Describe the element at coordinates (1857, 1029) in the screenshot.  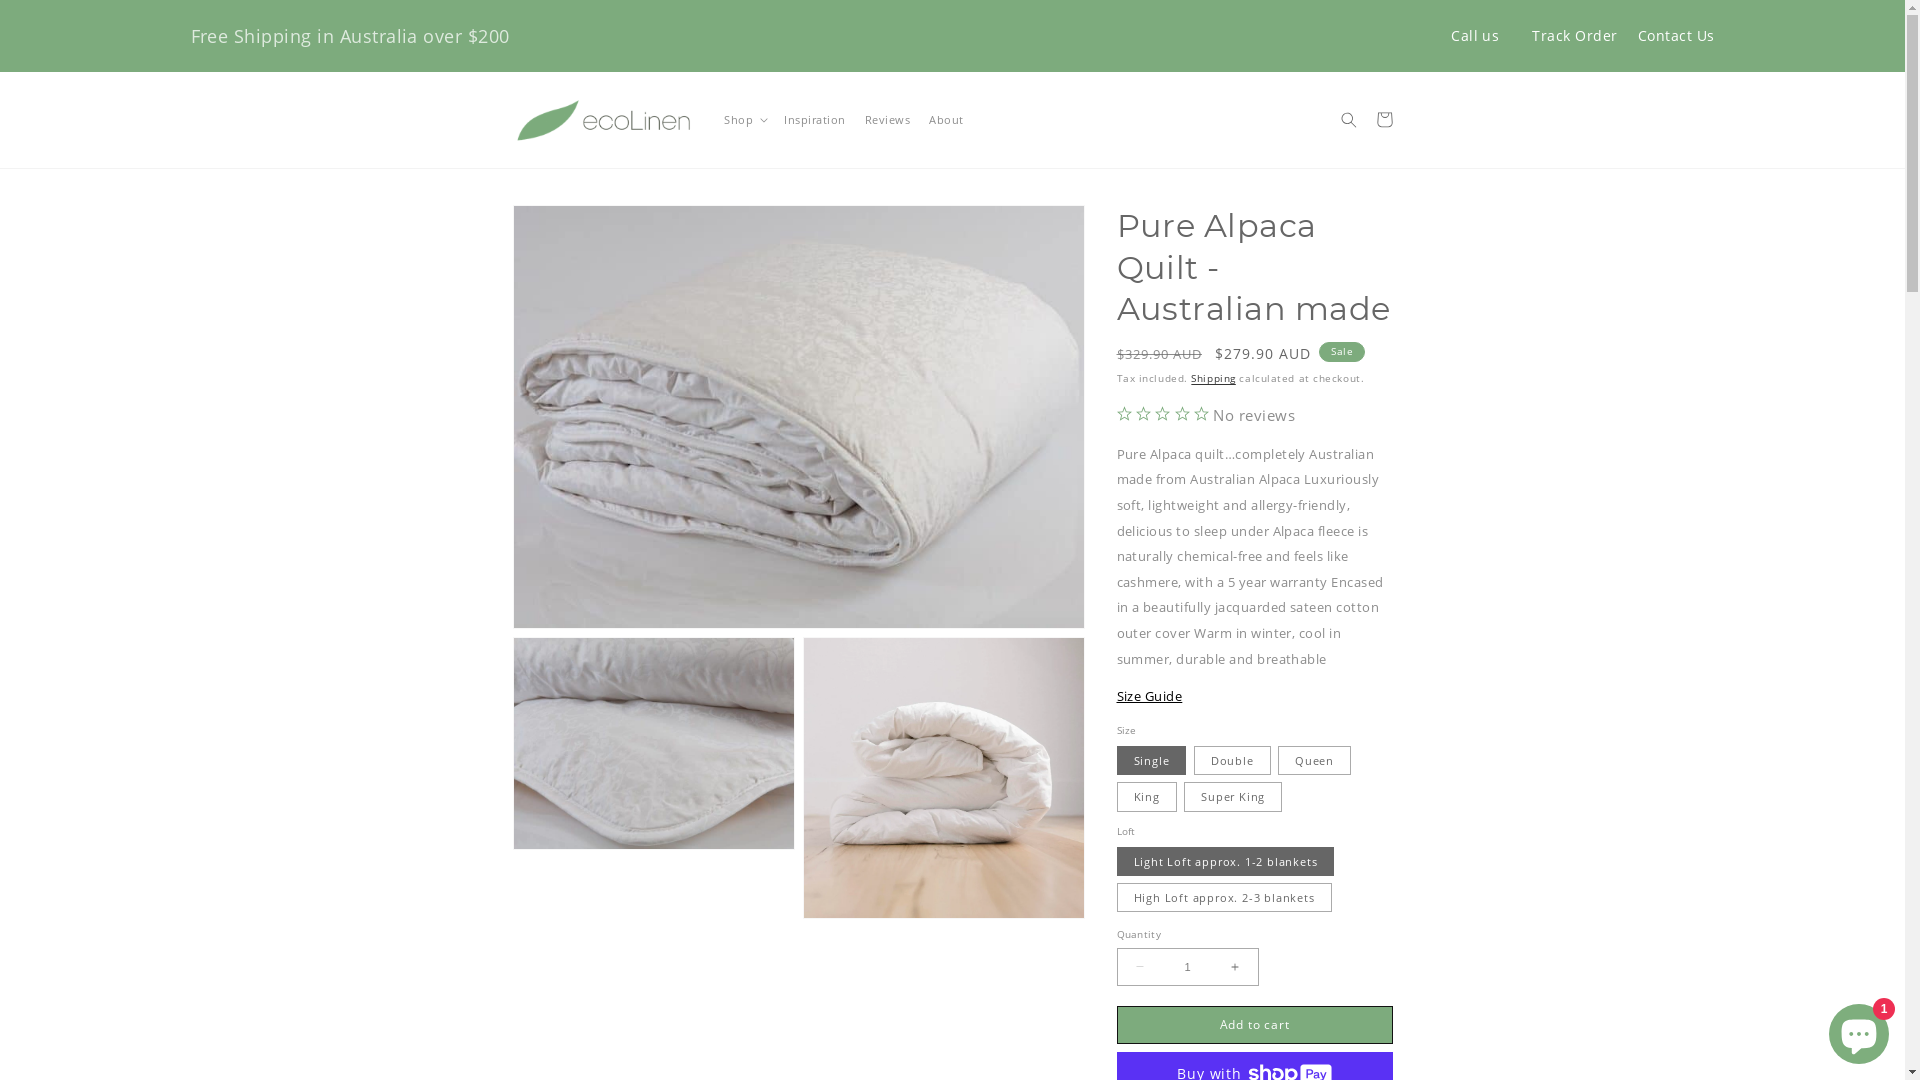
I see `'Shopify online store chat'` at that location.